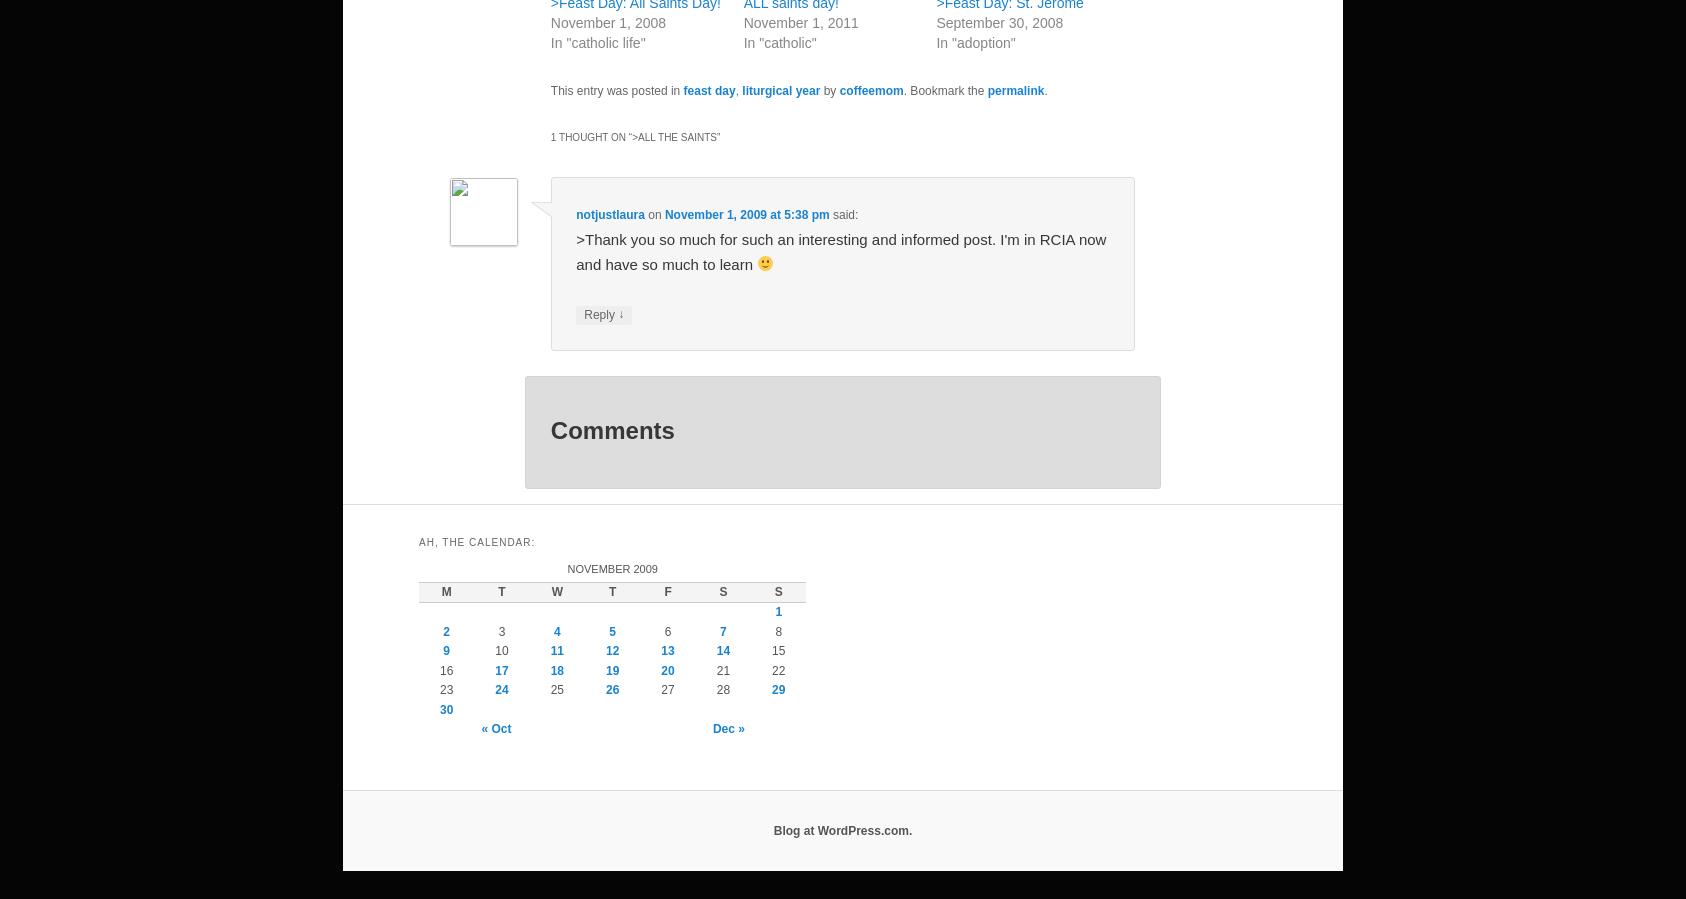 The height and width of the screenshot is (899, 1686). Describe the element at coordinates (611, 630) in the screenshot. I see `'5'` at that location.